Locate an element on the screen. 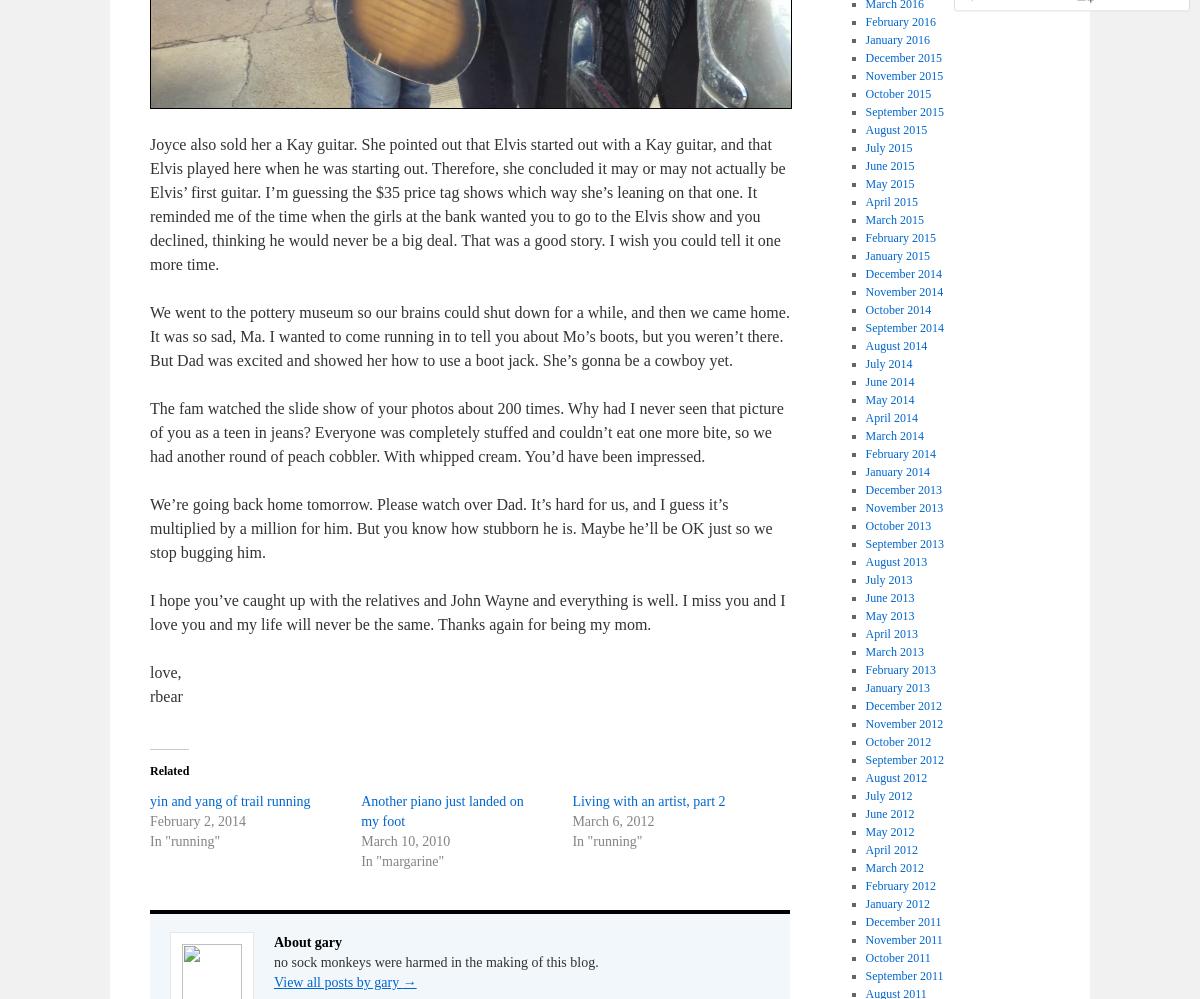 Image resolution: width=1200 pixels, height=999 pixels. 'June 2012' is located at coordinates (888, 813).